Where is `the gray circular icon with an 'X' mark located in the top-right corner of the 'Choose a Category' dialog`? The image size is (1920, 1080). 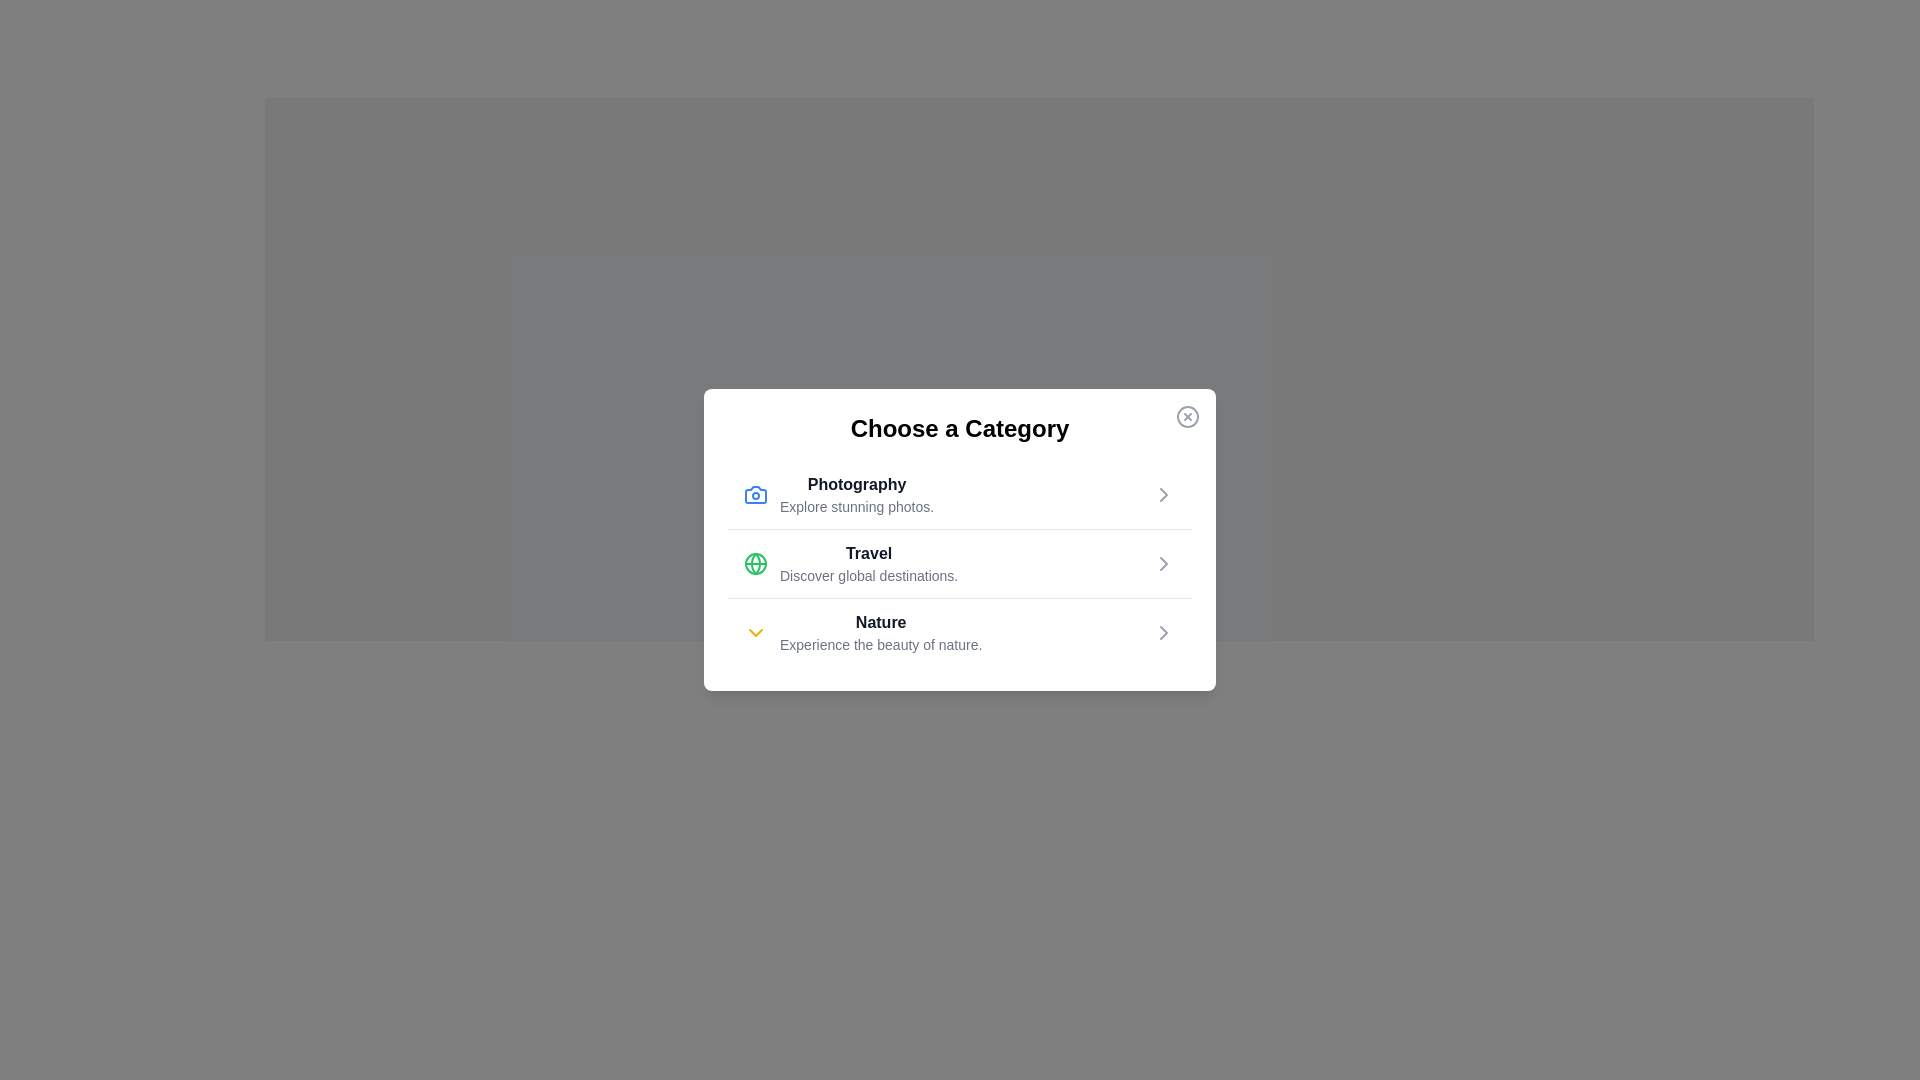
the gray circular icon with an 'X' mark located in the top-right corner of the 'Choose a Category' dialog is located at coordinates (1188, 415).